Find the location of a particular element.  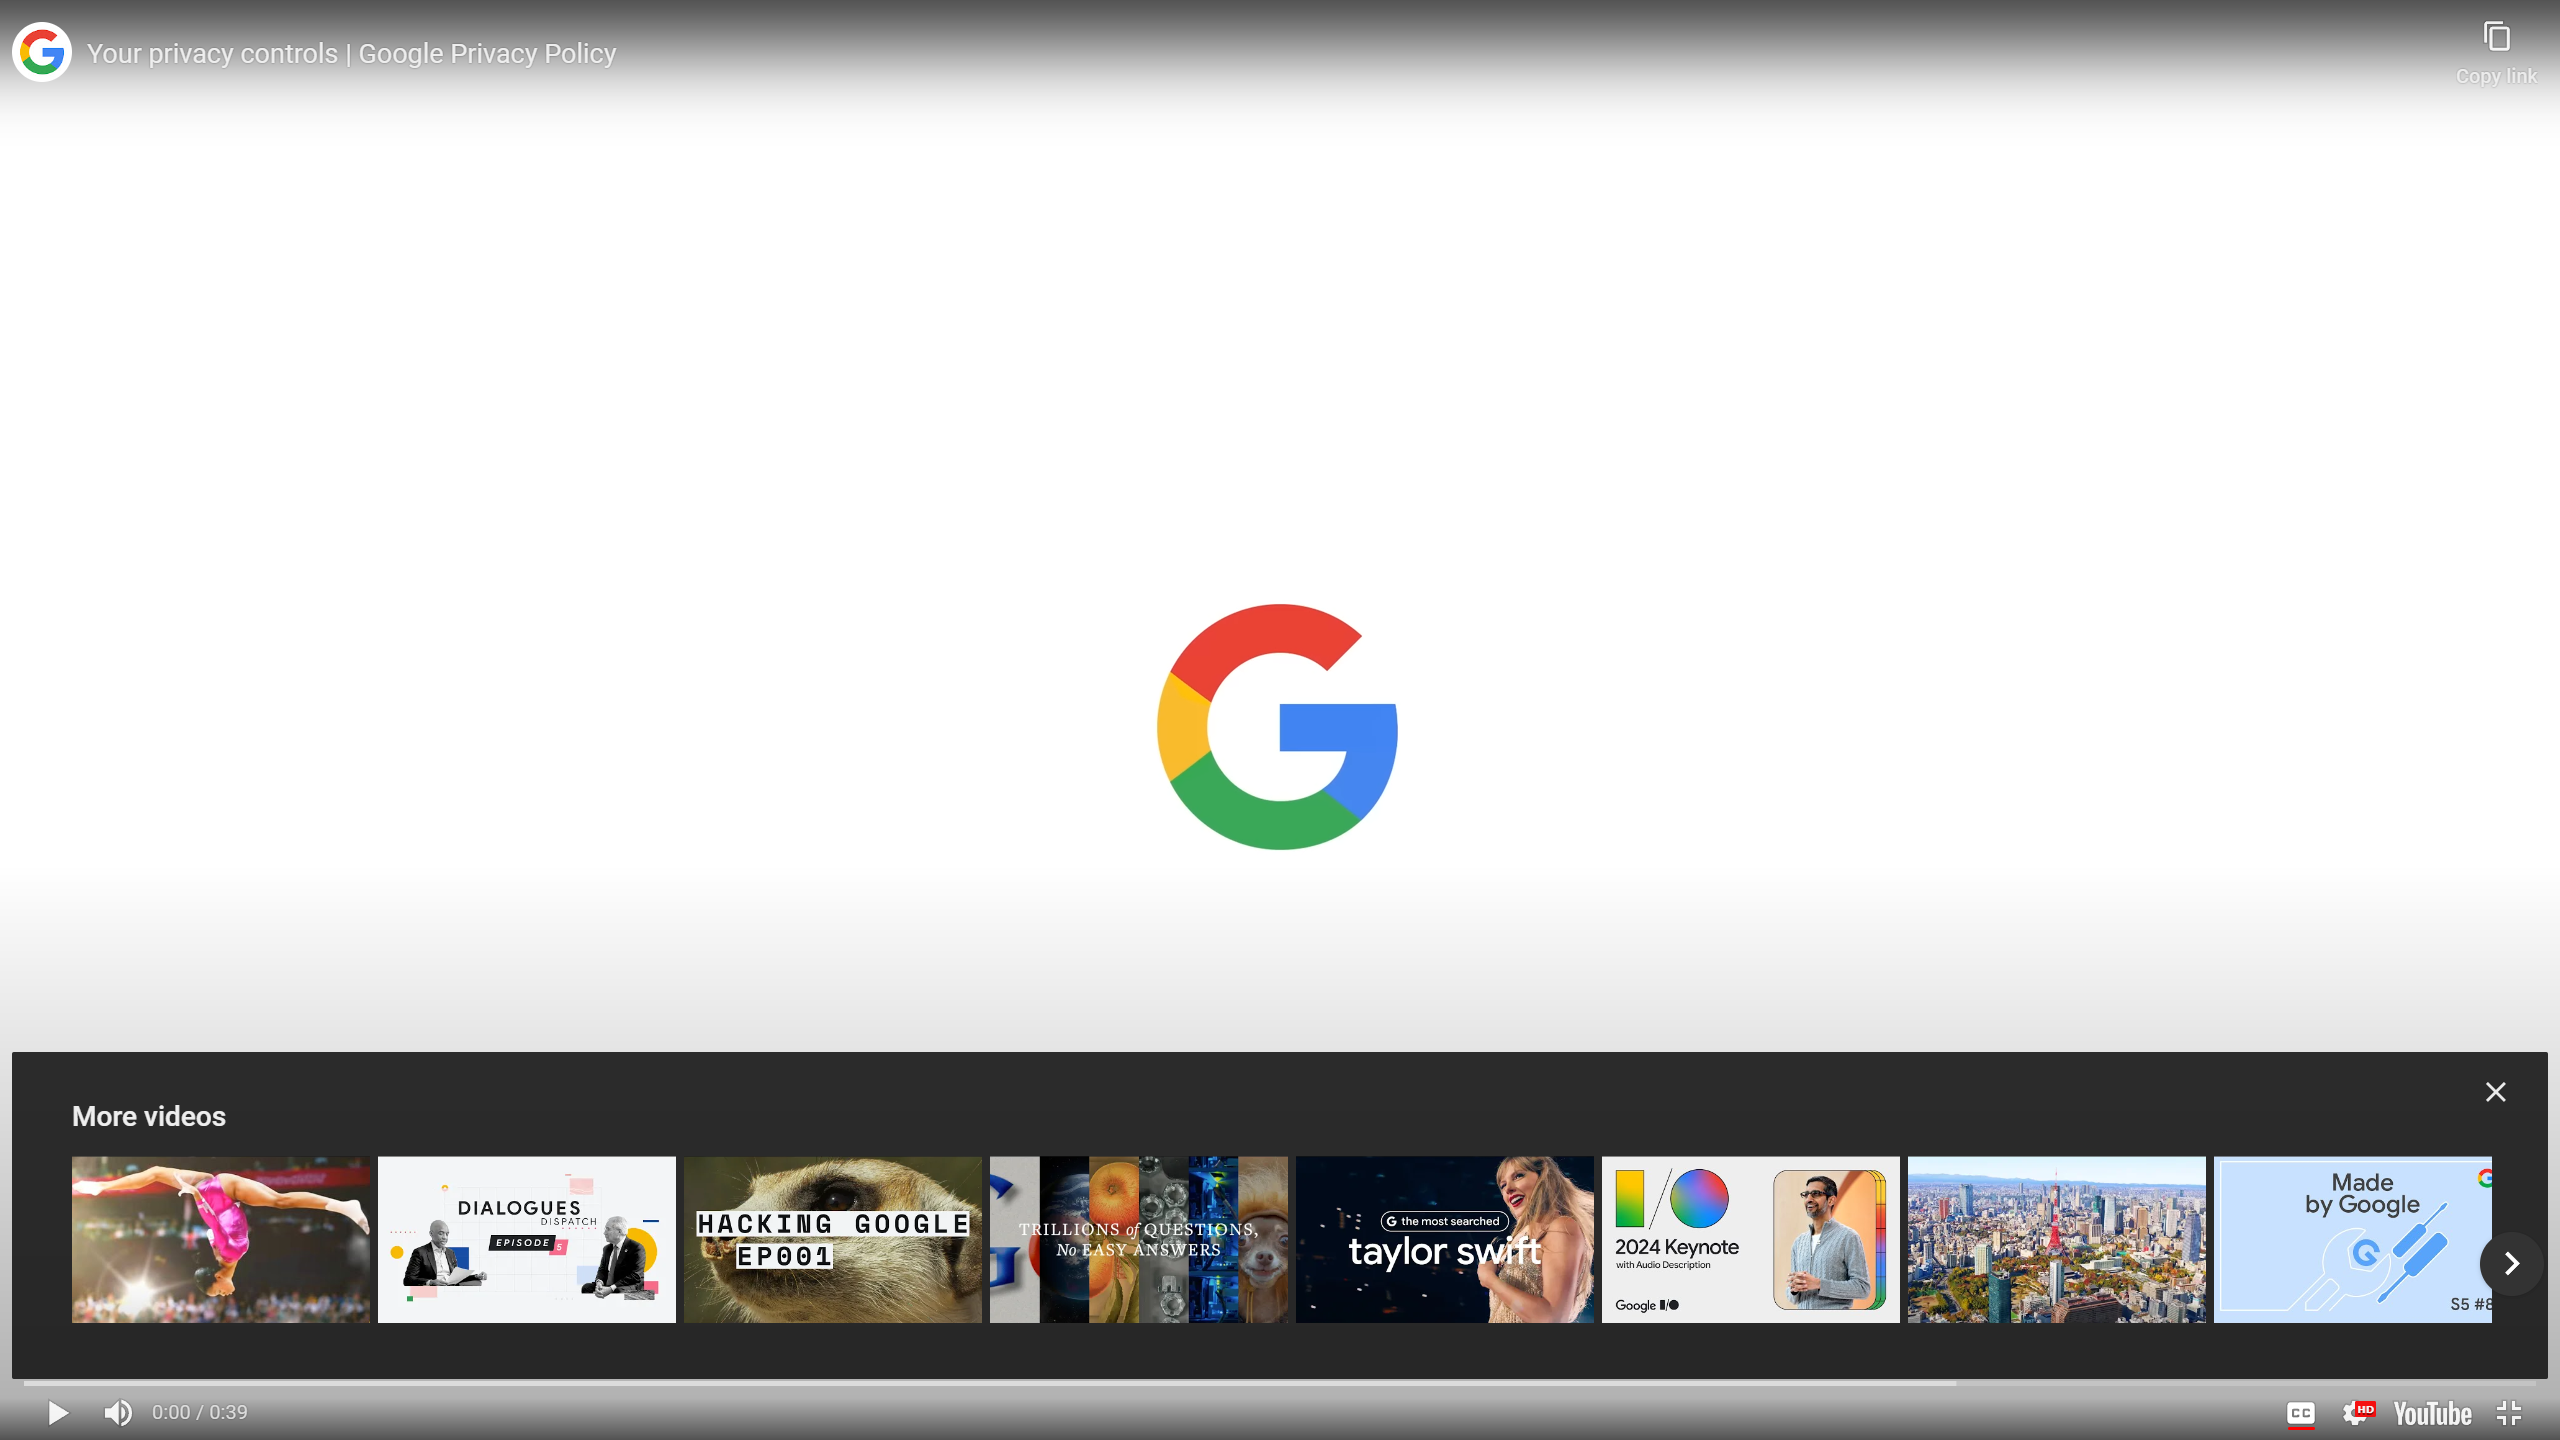

'Show more suggested videos' is located at coordinates (2511, 1263).